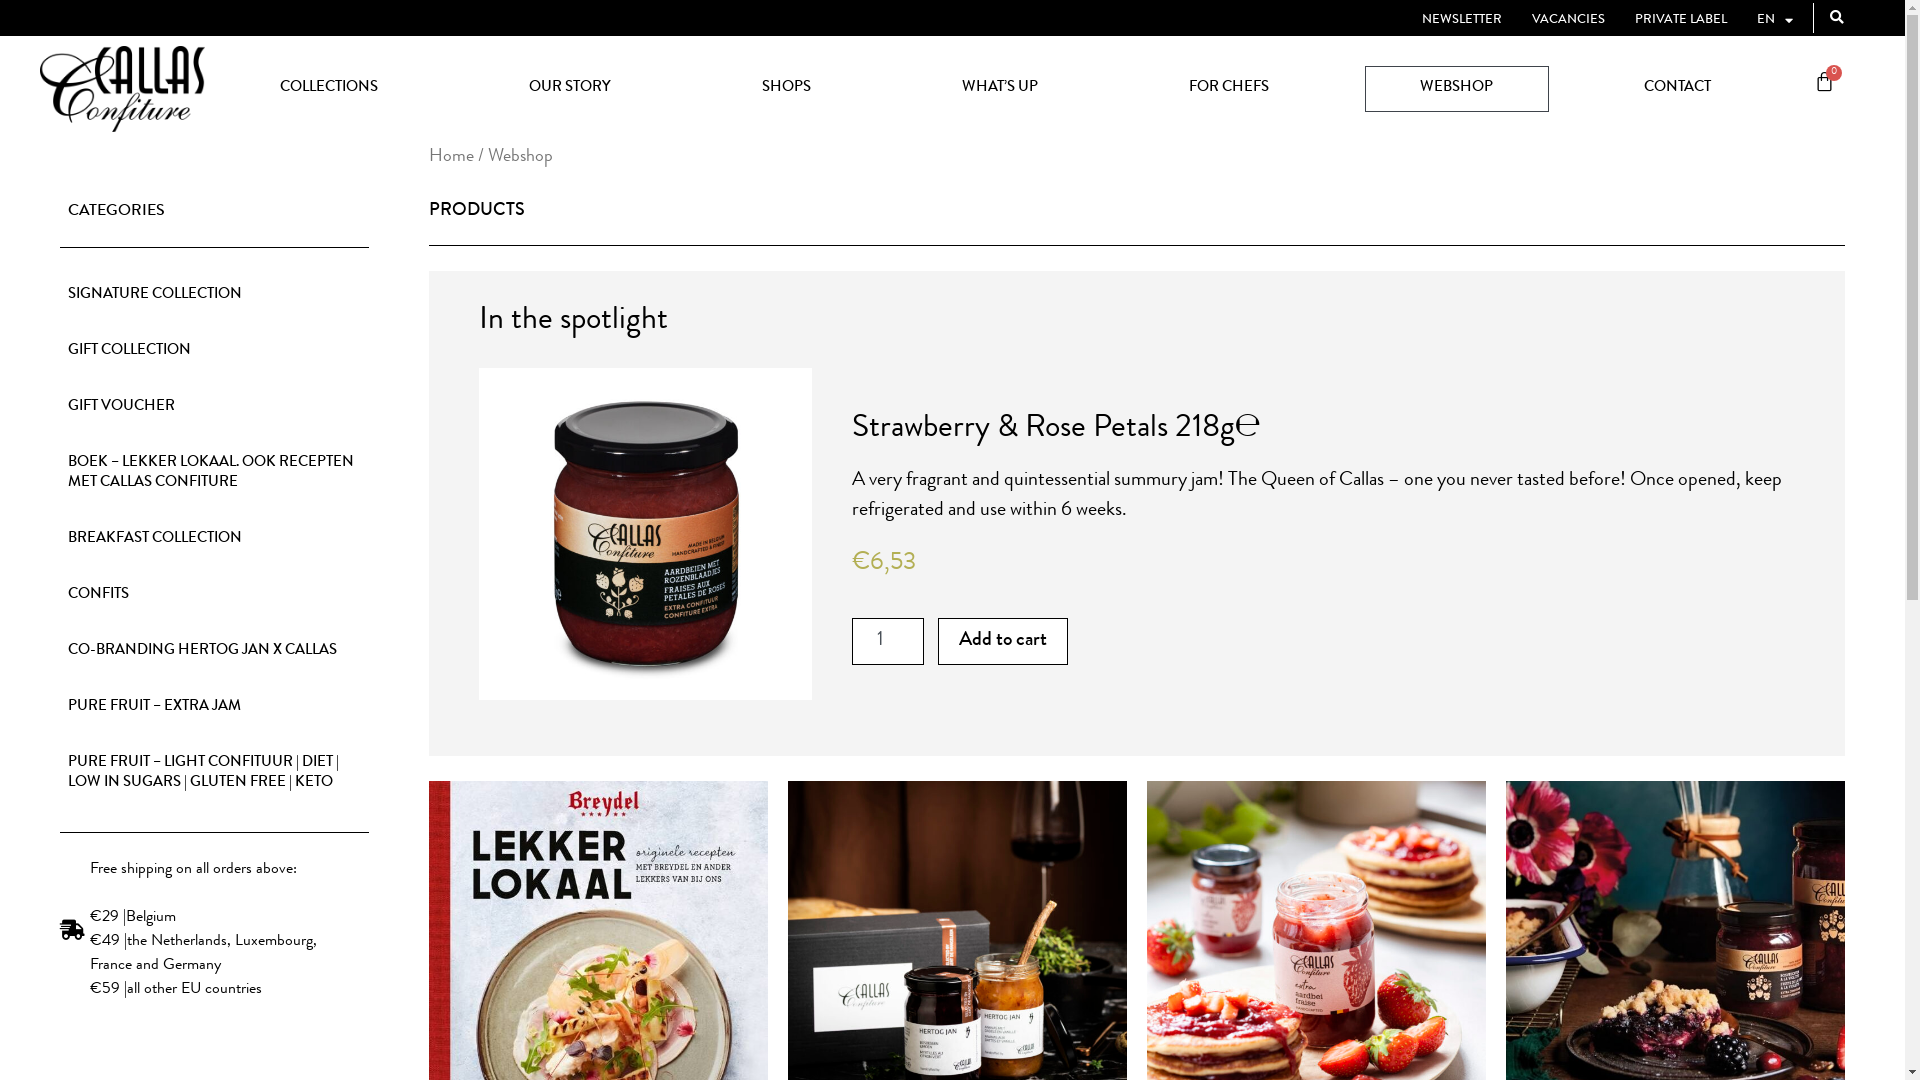 The height and width of the screenshot is (1080, 1920). I want to click on 'VACANCIES', so click(1567, 20).